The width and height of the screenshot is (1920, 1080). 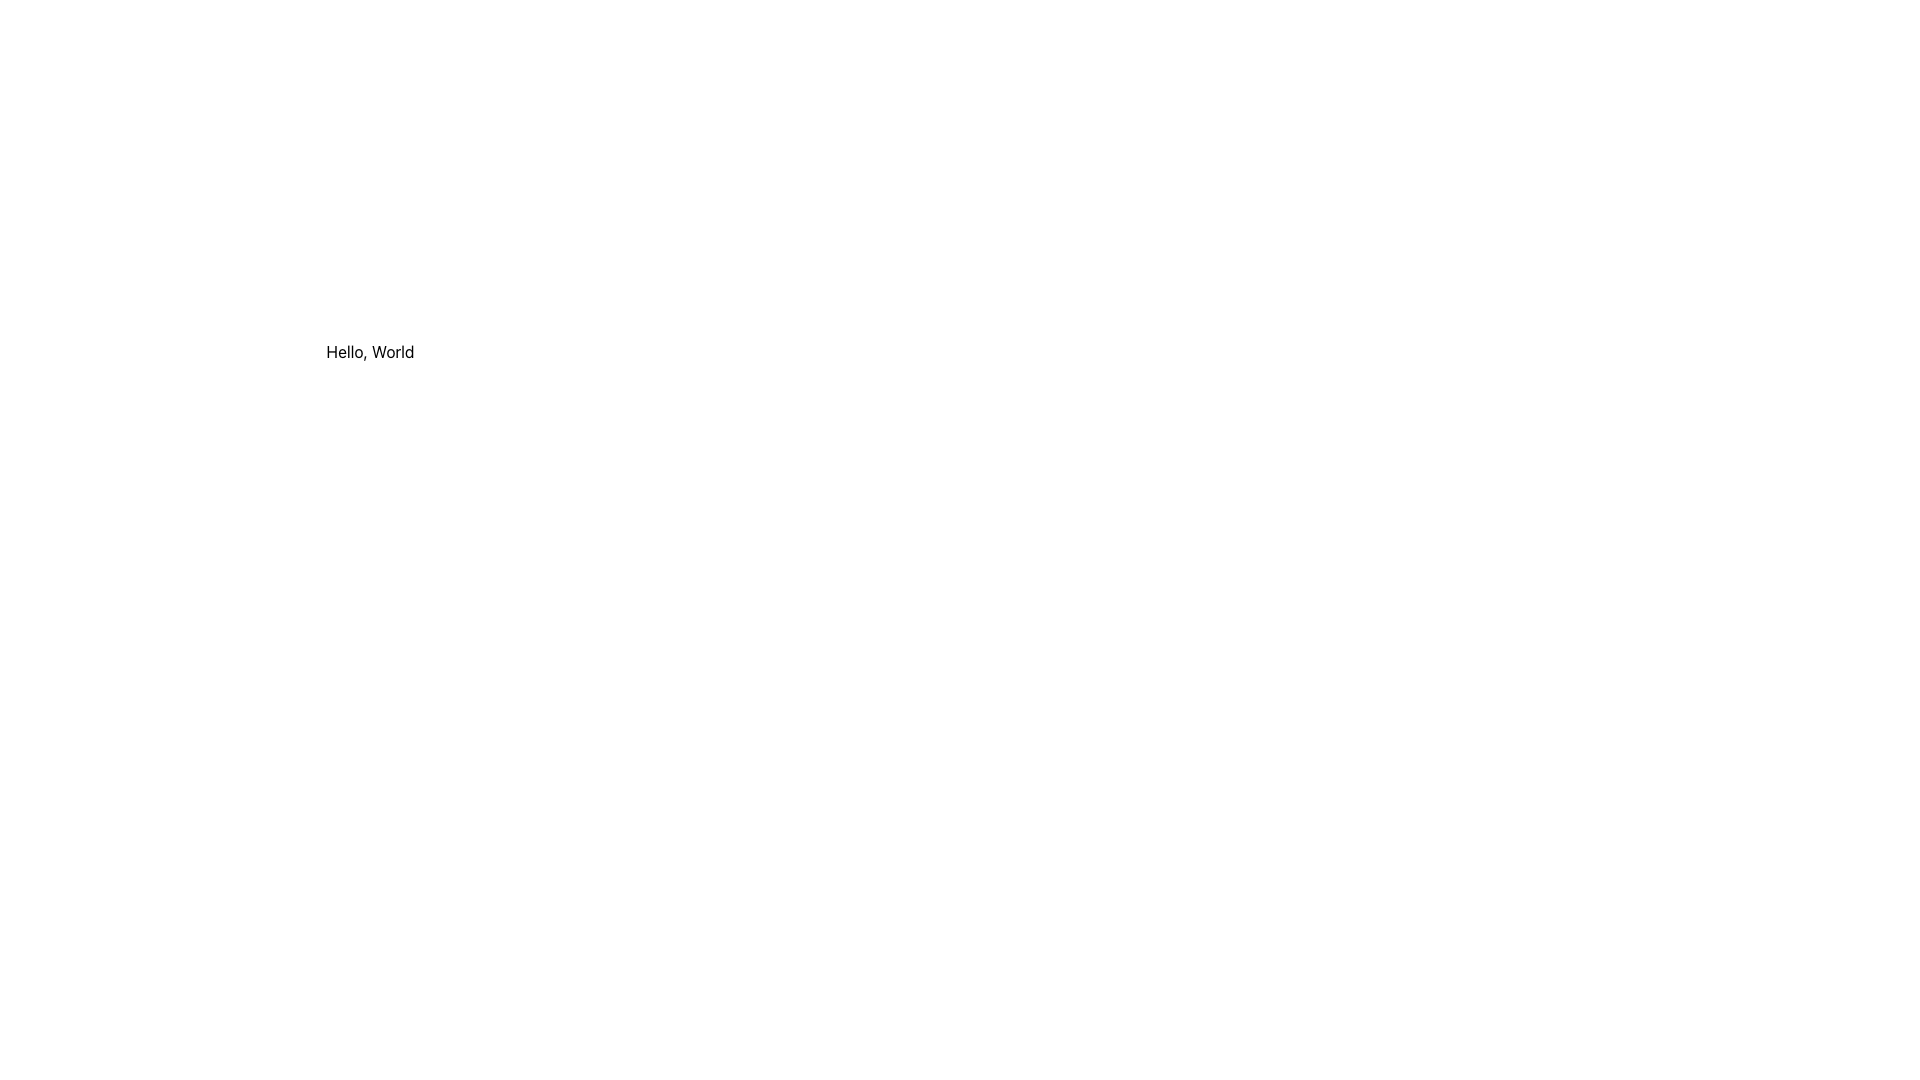 What do you see at coordinates (370, 350) in the screenshot?
I see `the static text element displaying 'Hello, World'` at bounding box center [370, 350].